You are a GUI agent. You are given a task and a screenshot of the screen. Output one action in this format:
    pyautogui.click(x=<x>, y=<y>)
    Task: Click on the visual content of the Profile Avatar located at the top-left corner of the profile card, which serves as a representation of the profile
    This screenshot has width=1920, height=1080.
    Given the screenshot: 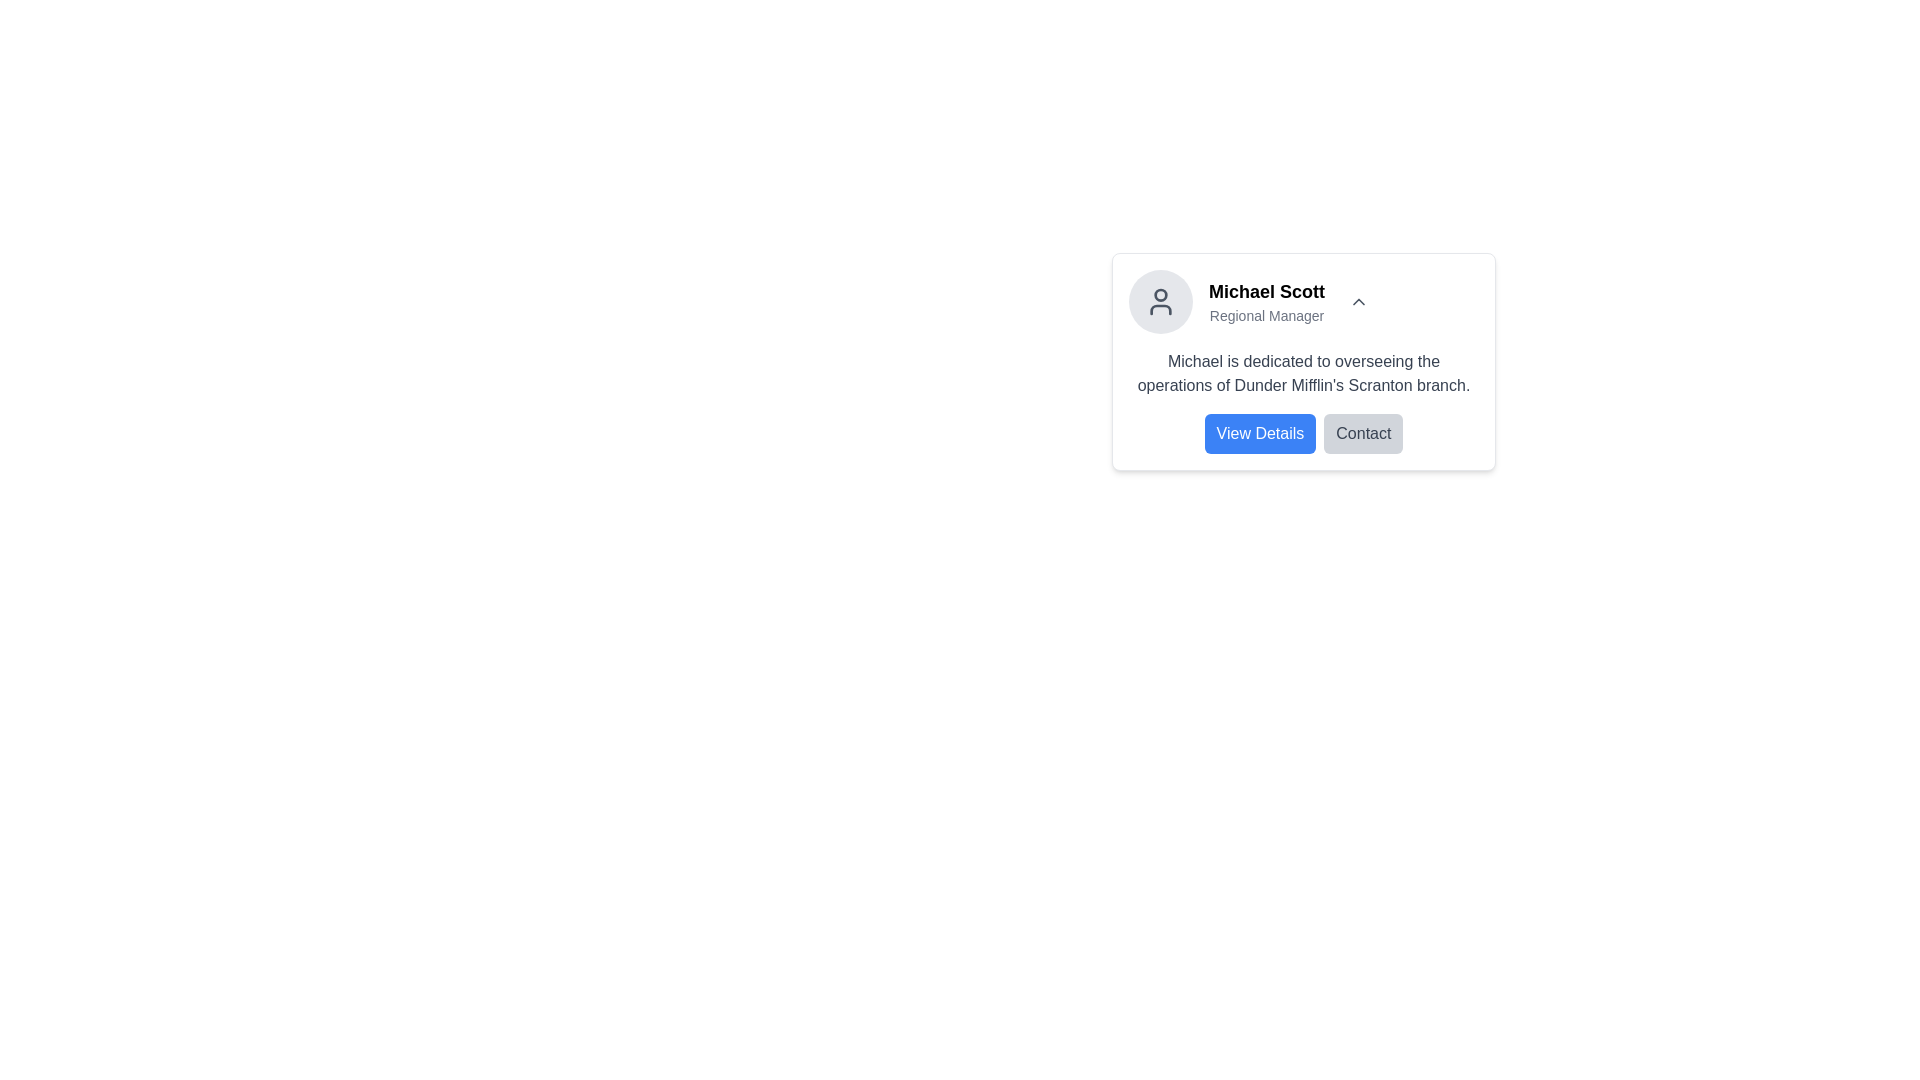 What is the action you would take?
    pyautogui.click(x=1161, y=301)
    